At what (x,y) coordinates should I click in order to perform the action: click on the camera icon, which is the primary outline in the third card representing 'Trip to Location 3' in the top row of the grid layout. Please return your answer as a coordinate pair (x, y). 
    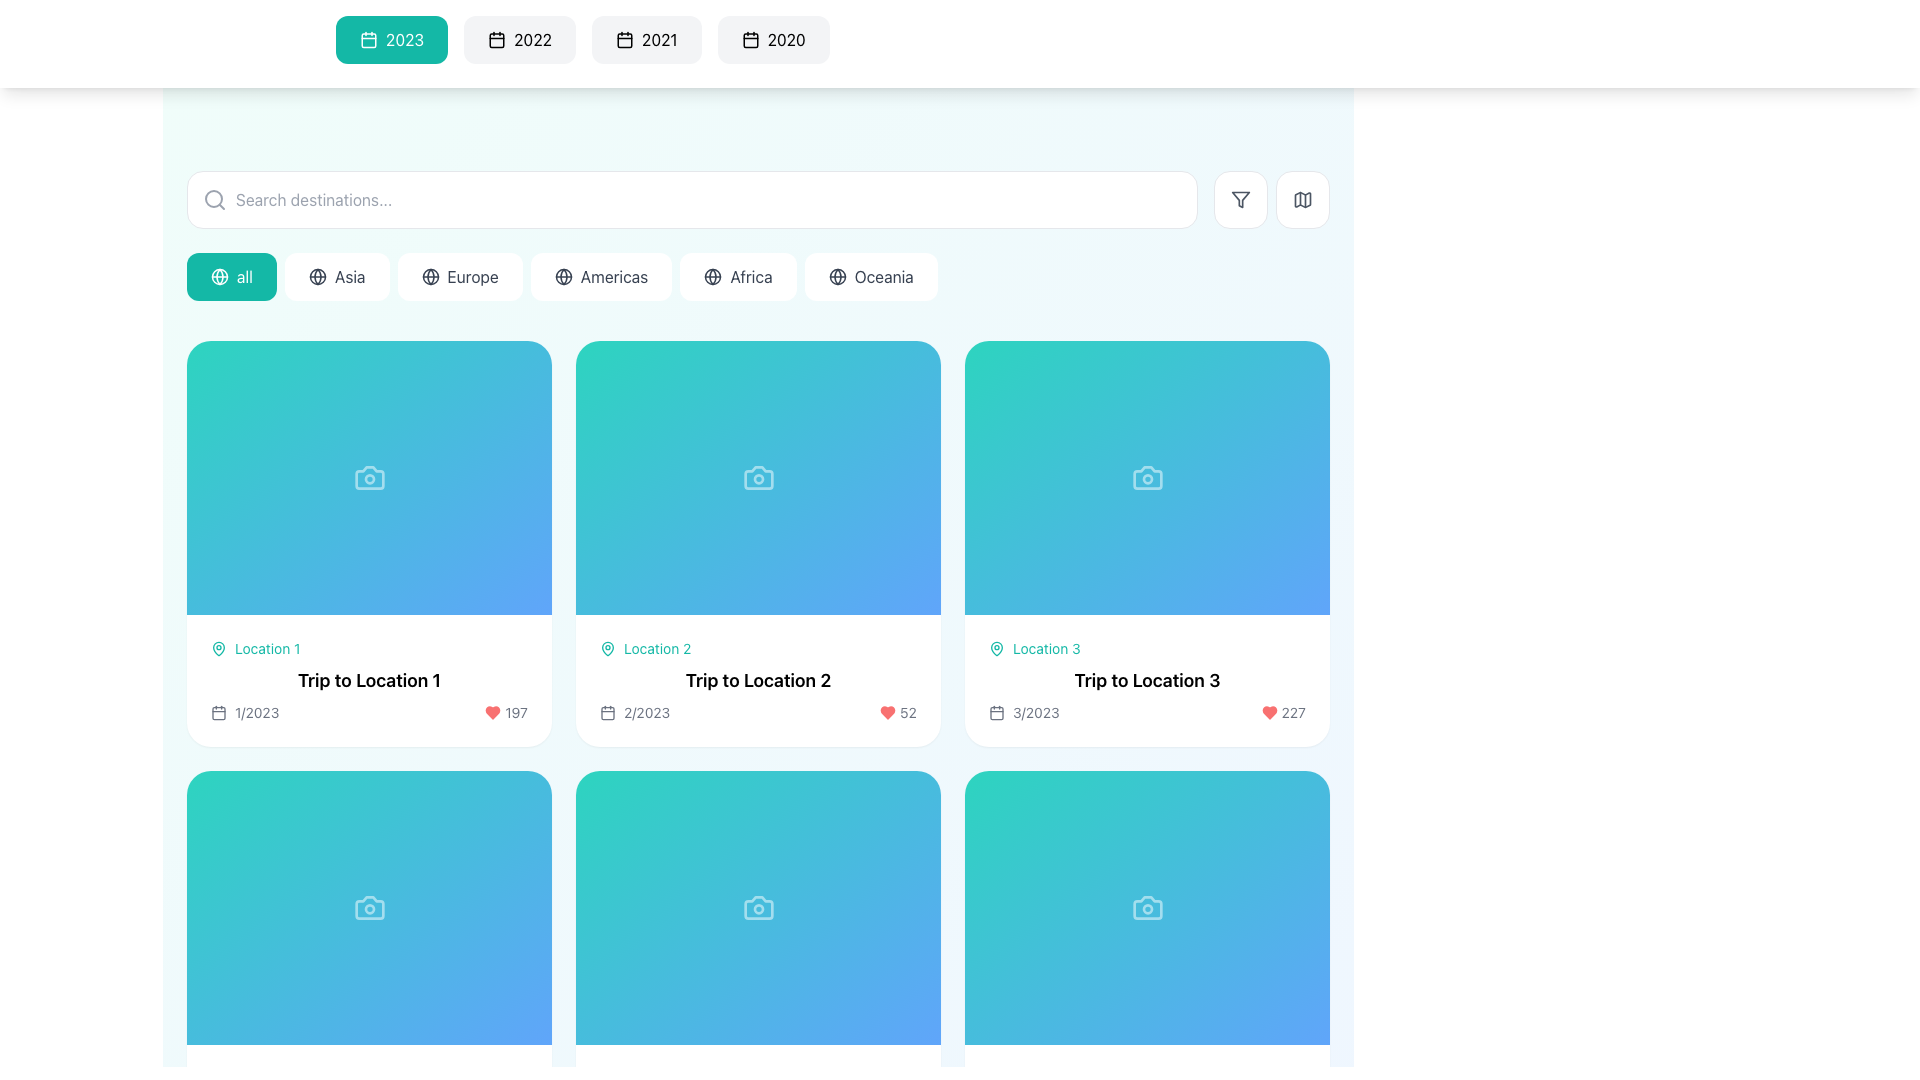
    Looking at the image, I should click on (1147, 477).